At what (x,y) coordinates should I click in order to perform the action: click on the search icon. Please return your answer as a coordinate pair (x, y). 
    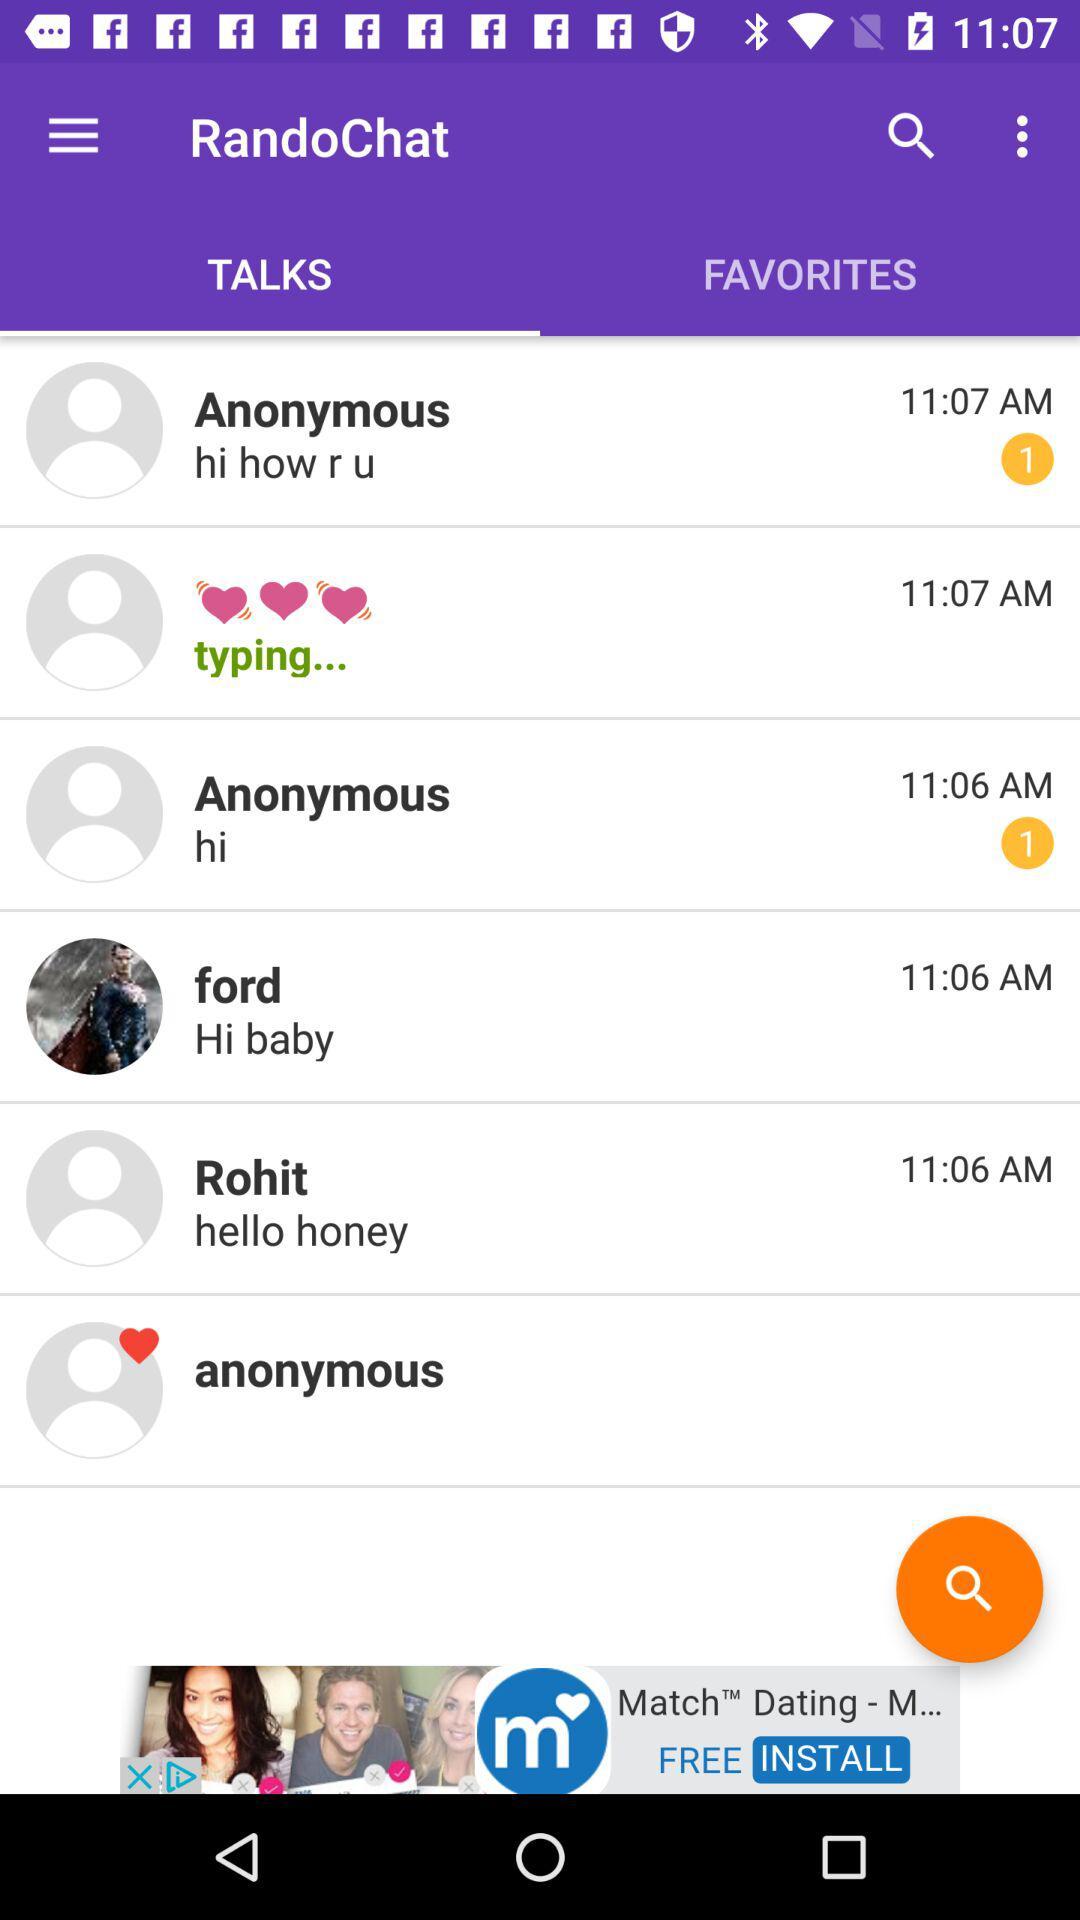
    Looking at the image, I should click on (968, 1588).